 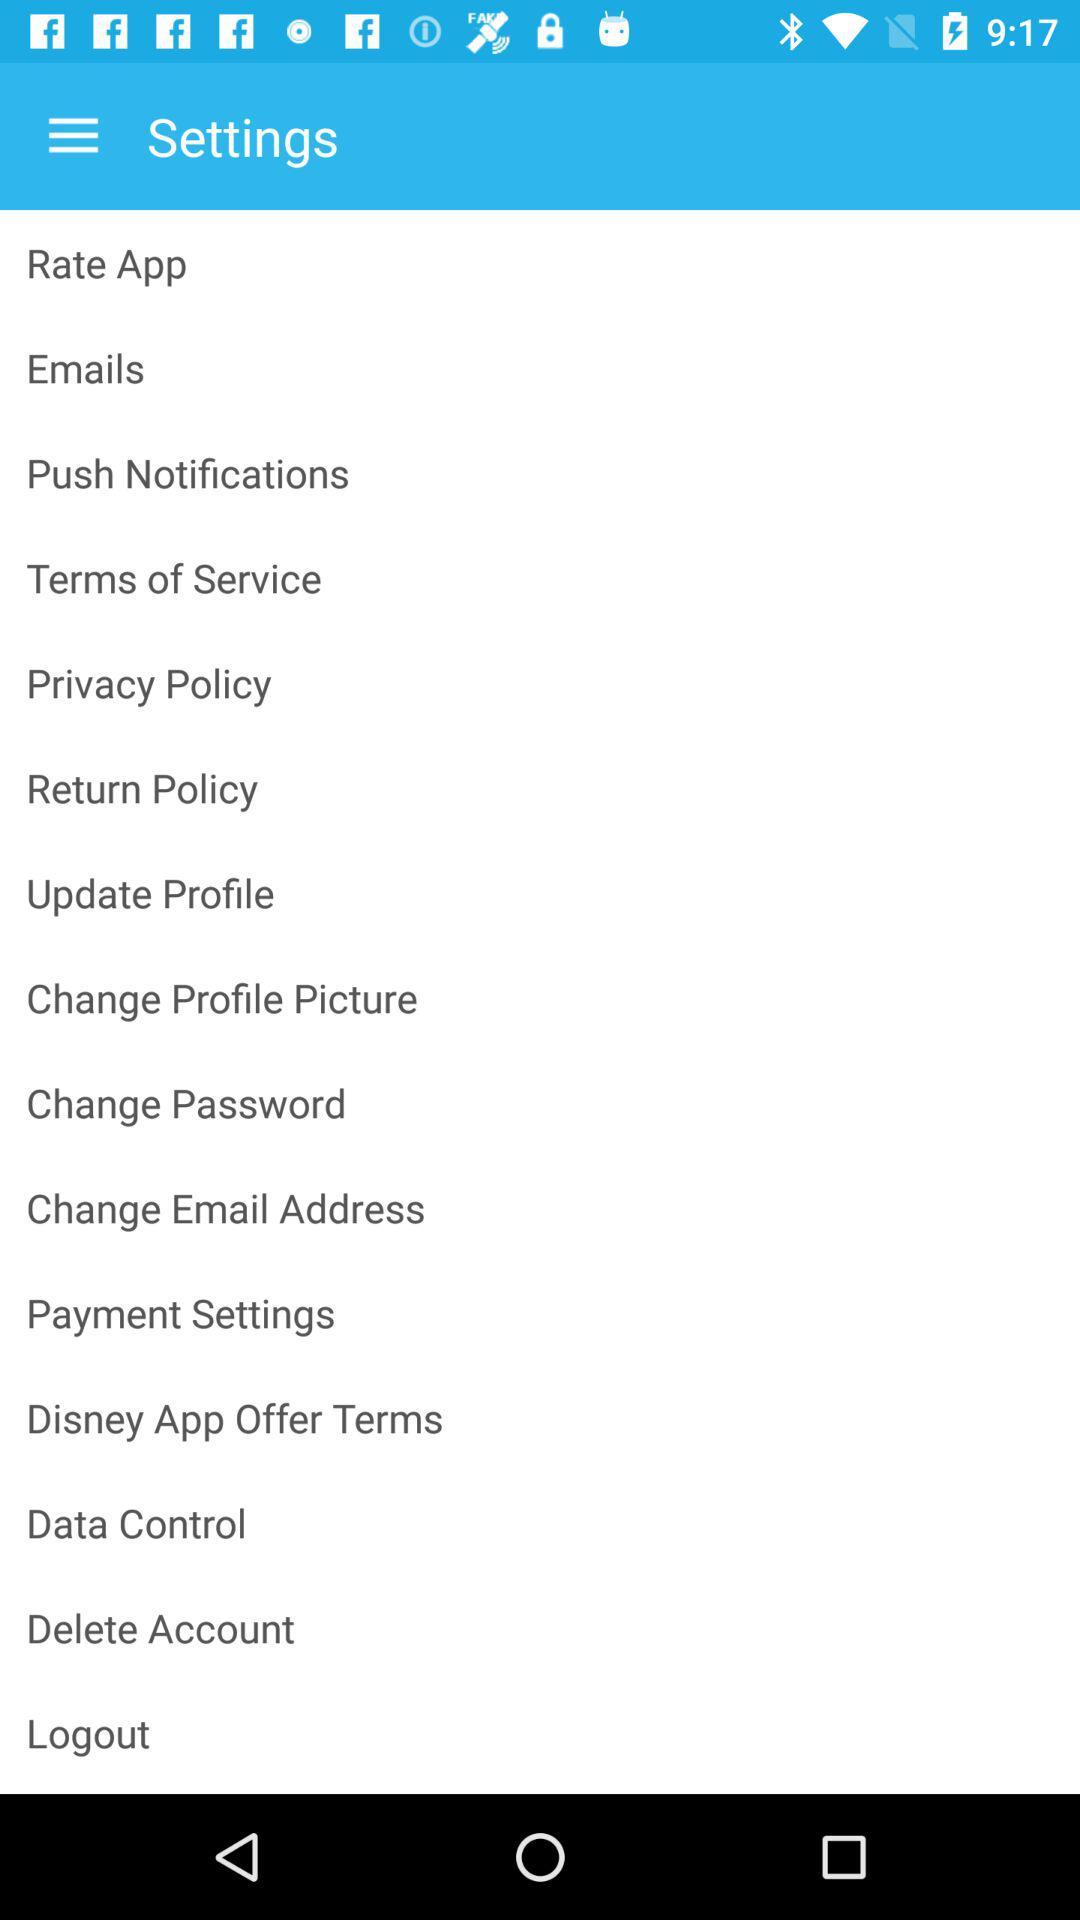 I want to click on the icon above the change email address icon, so click(x=540, y=1101).